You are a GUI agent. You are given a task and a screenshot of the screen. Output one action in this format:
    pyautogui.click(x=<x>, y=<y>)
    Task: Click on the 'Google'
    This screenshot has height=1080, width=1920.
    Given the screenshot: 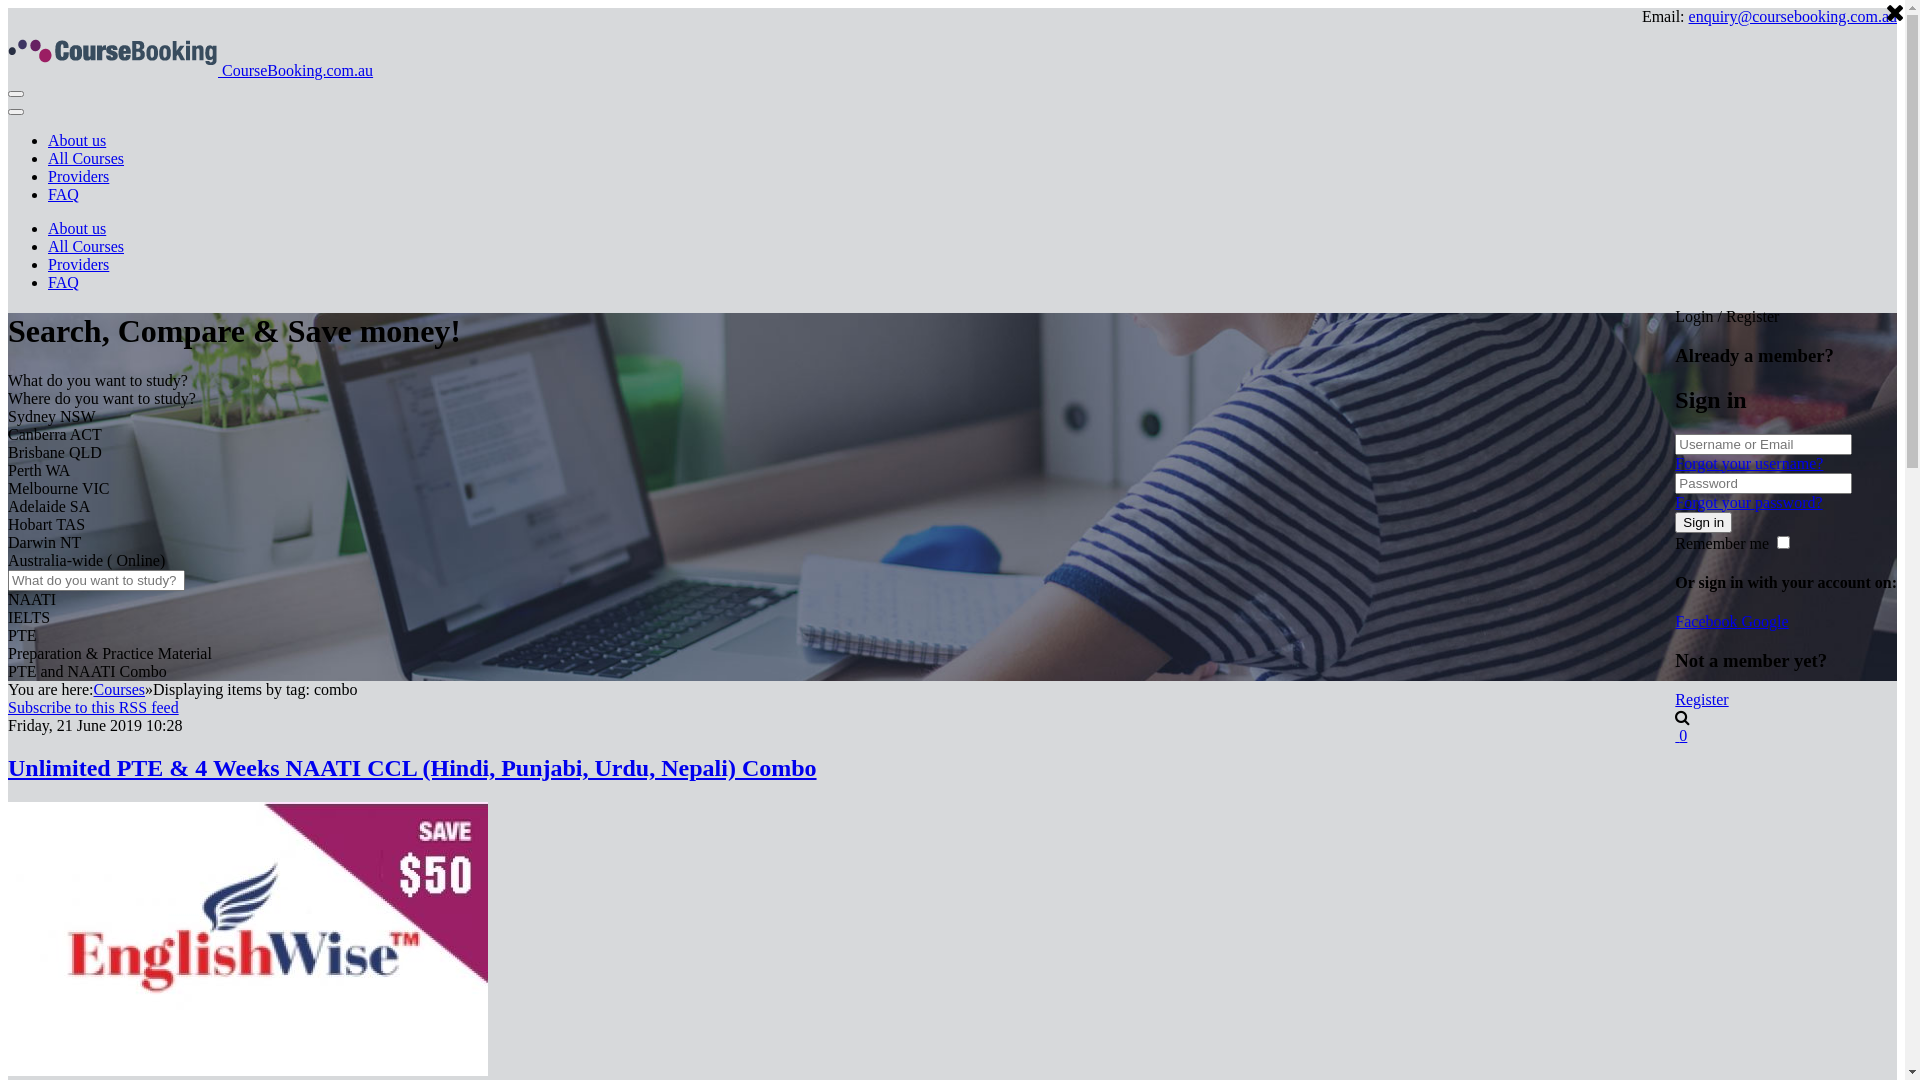 What is the action you would take?
    pyautogui.click(x=1765, y=620)
    